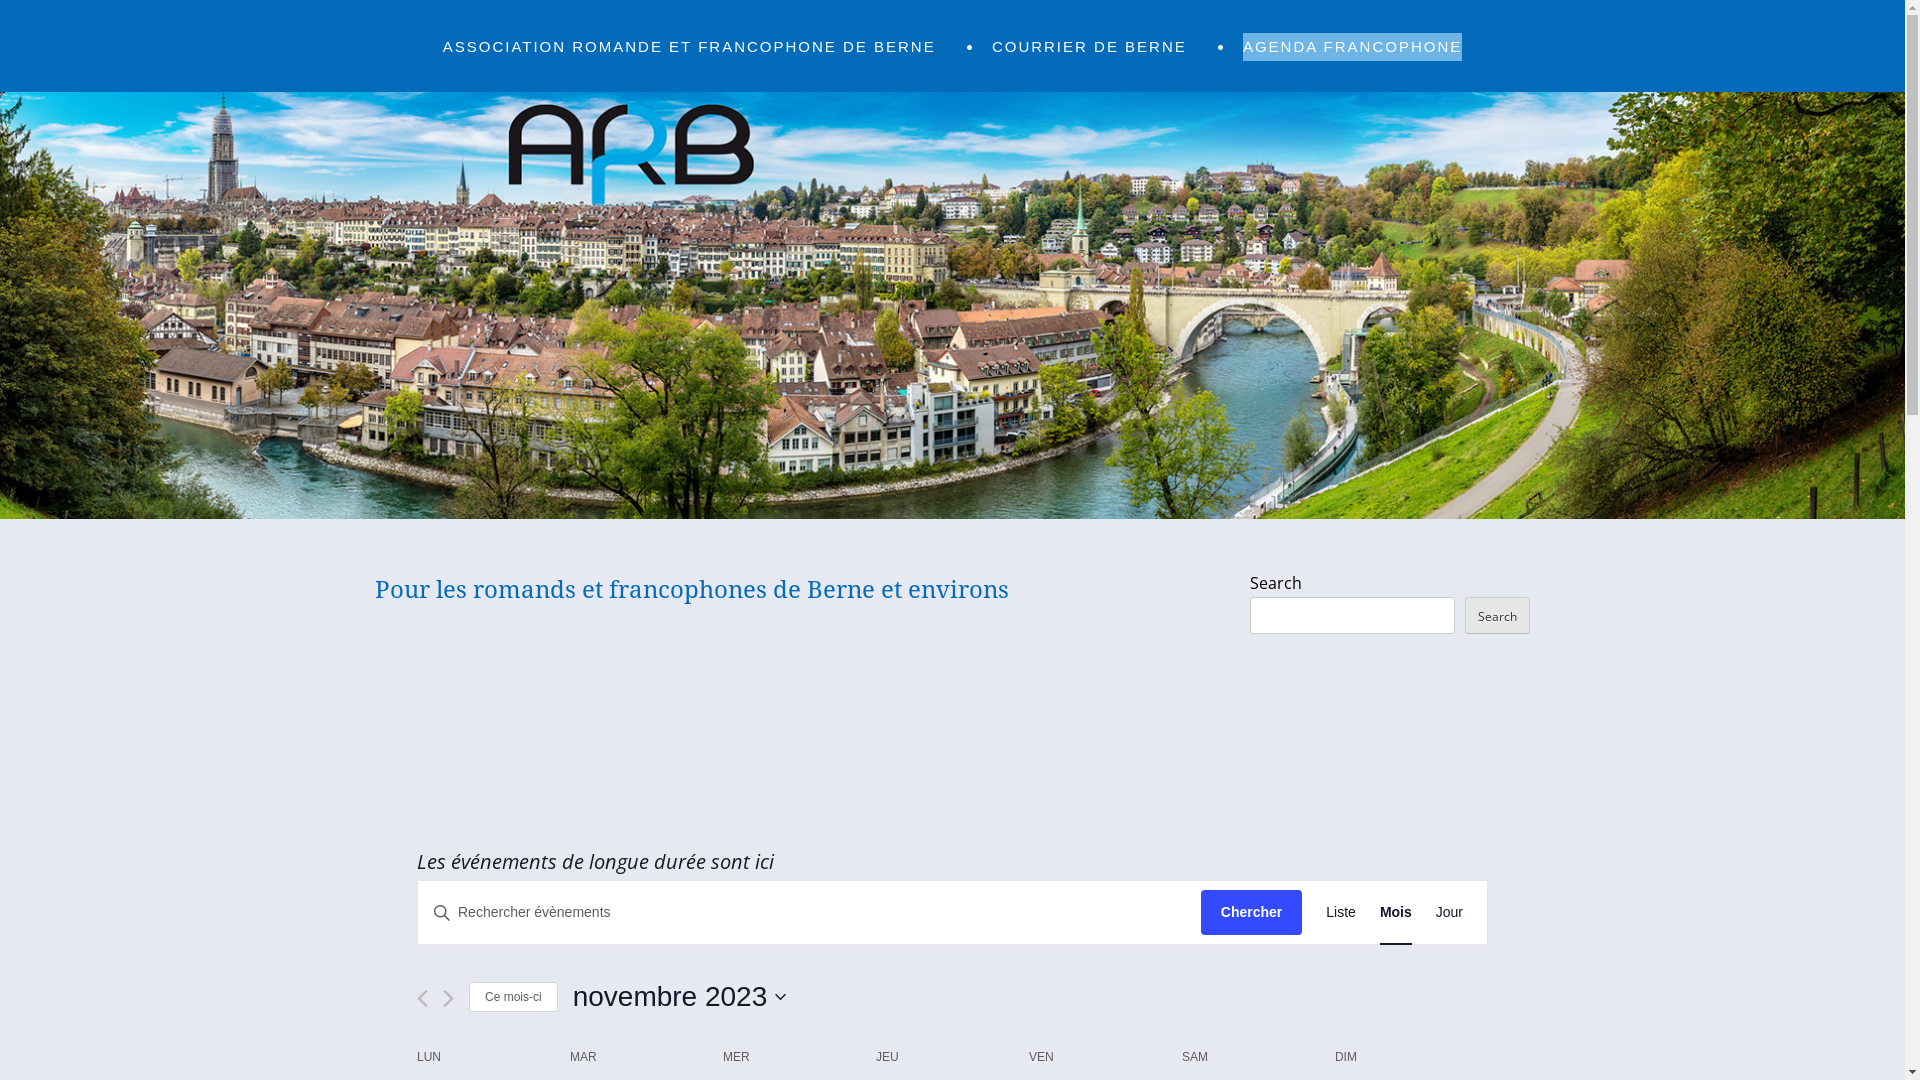  I want to click on 'Ce mois-ci', so click(513, 997).